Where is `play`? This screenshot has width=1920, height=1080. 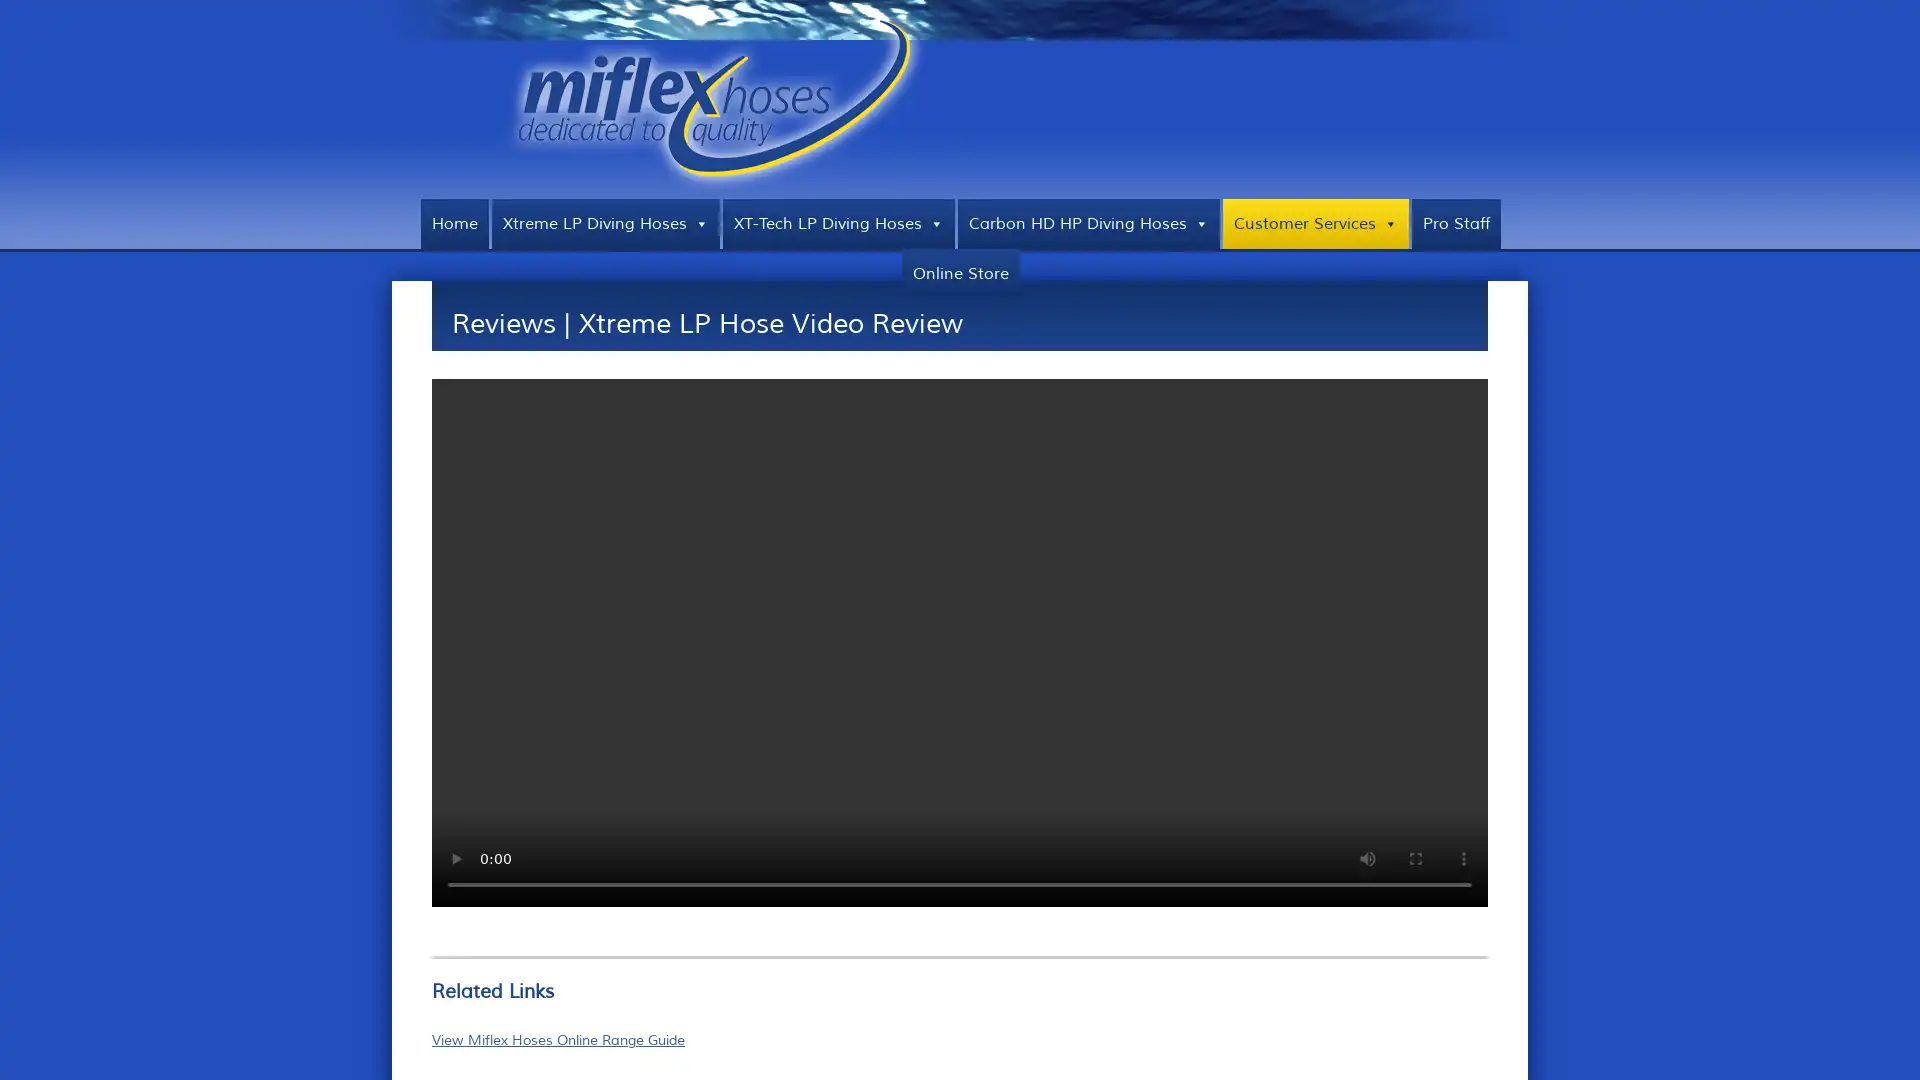 play is located at coordinates (455, 856).